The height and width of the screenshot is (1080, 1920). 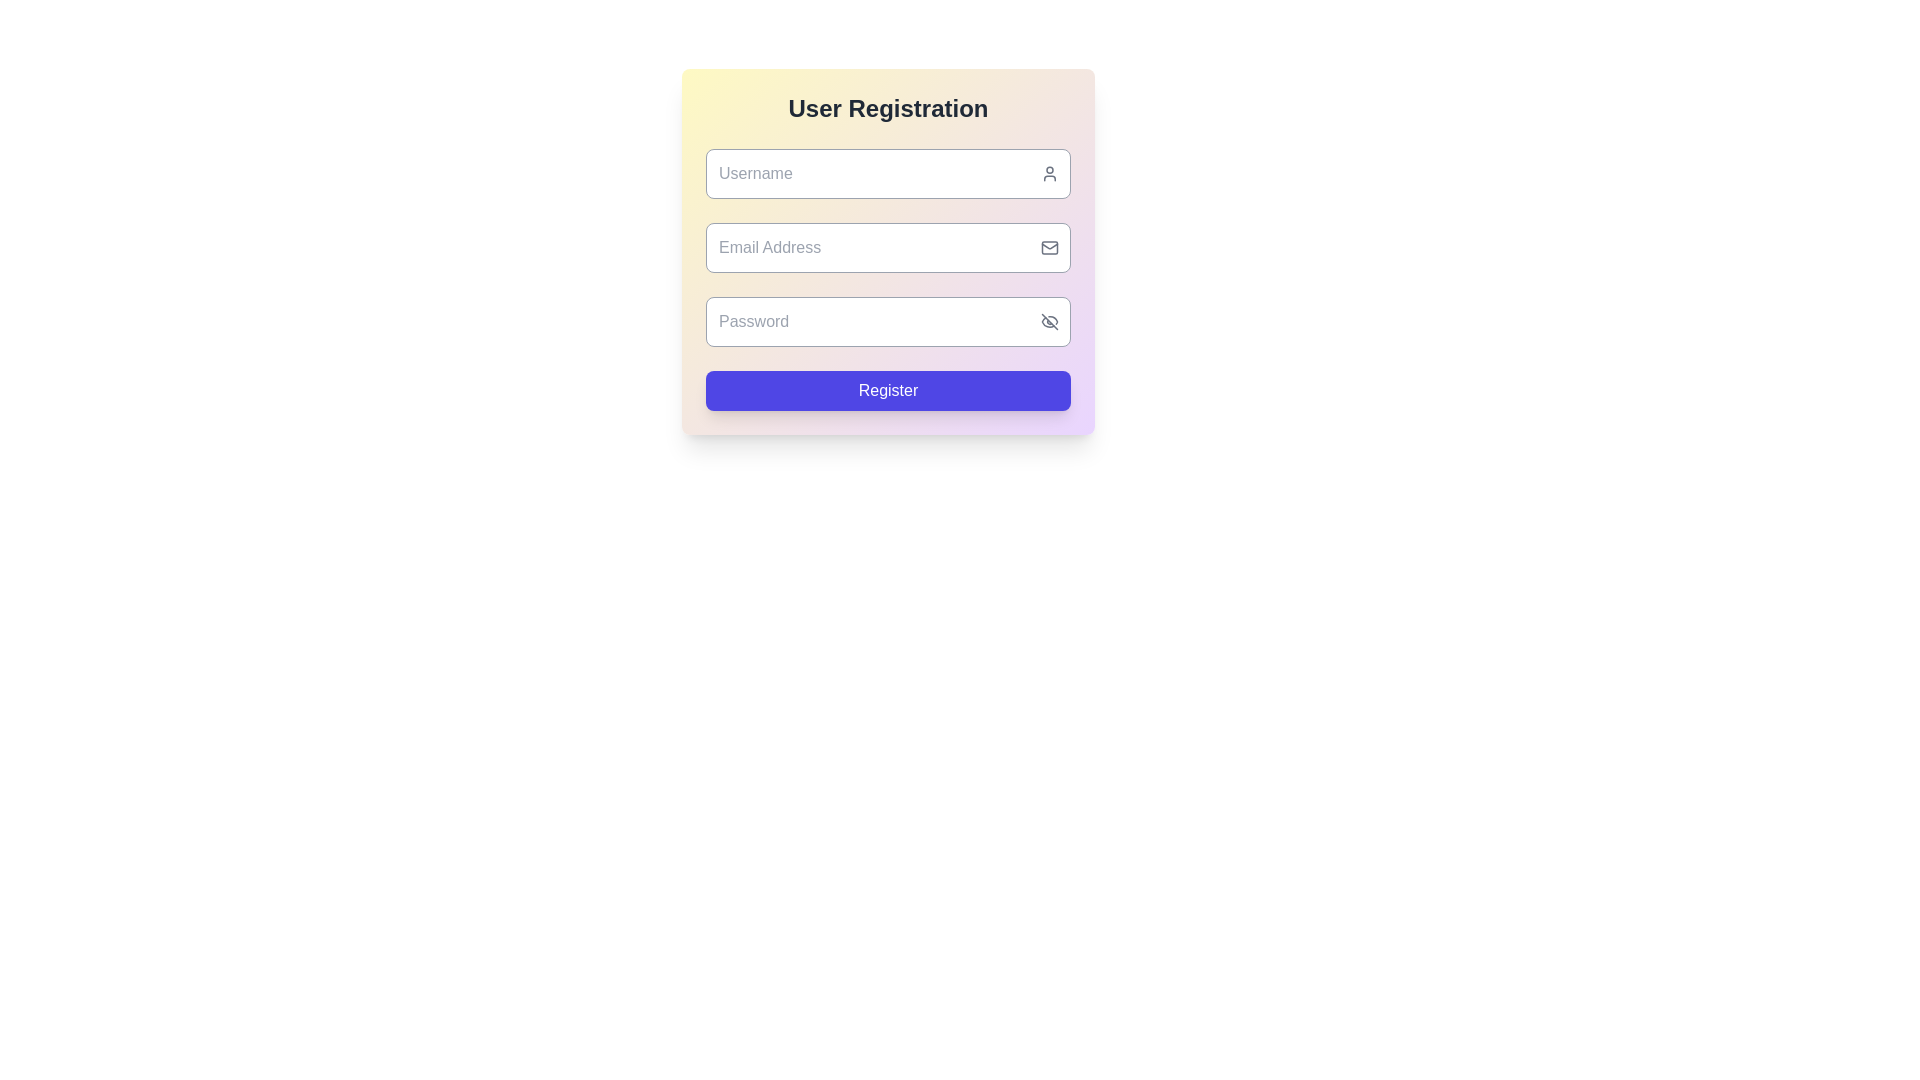 What do you see at coordinates (1049, 246) in the screenshot?
I see `the decorative icon indicating the email input field, which is located on the right side of the 'Email Address' input box` at bounding box center [1049, 246].